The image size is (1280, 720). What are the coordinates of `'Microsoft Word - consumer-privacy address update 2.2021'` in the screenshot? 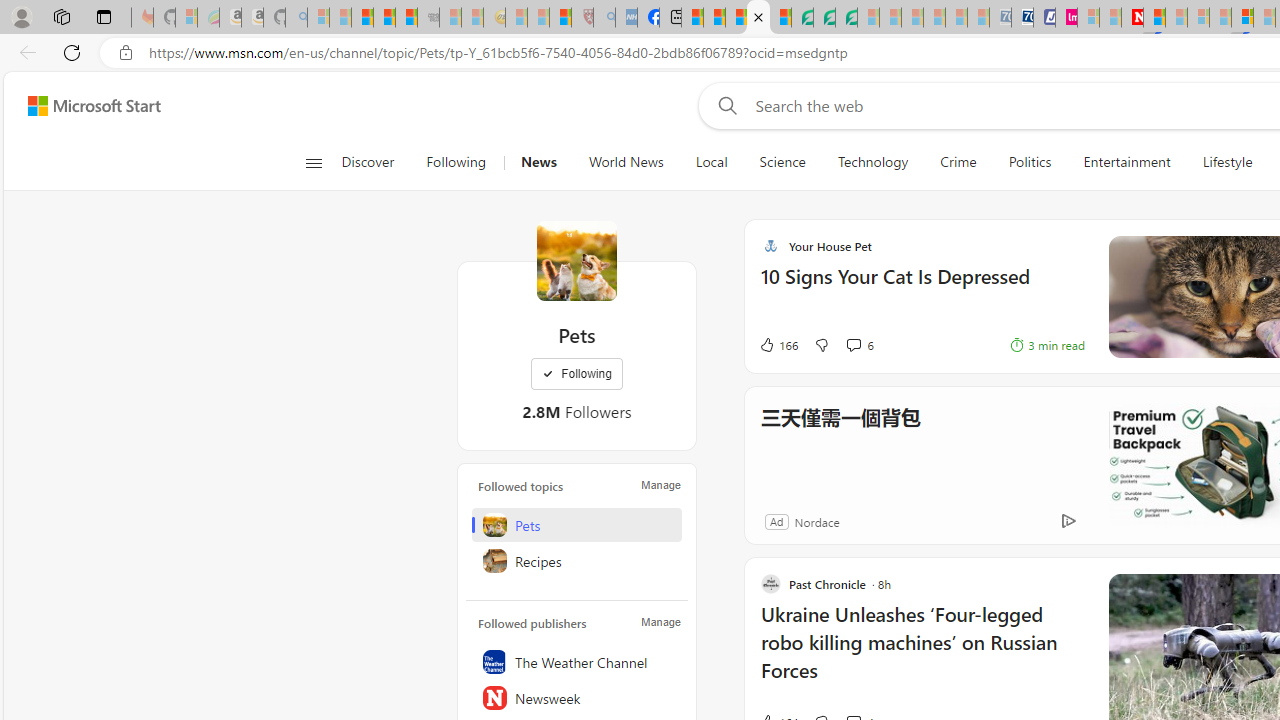 It's located at (846, 17).